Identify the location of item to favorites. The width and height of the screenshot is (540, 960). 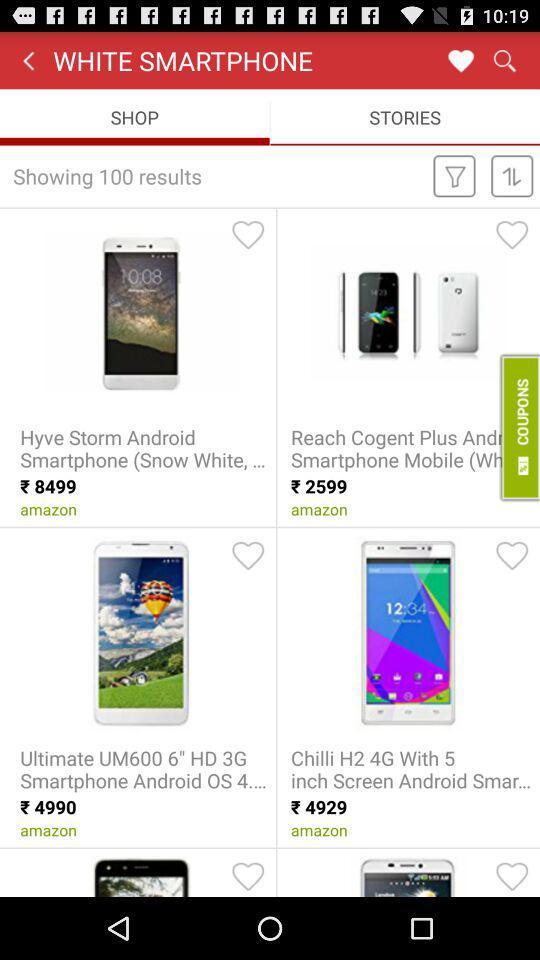
(248, 555).